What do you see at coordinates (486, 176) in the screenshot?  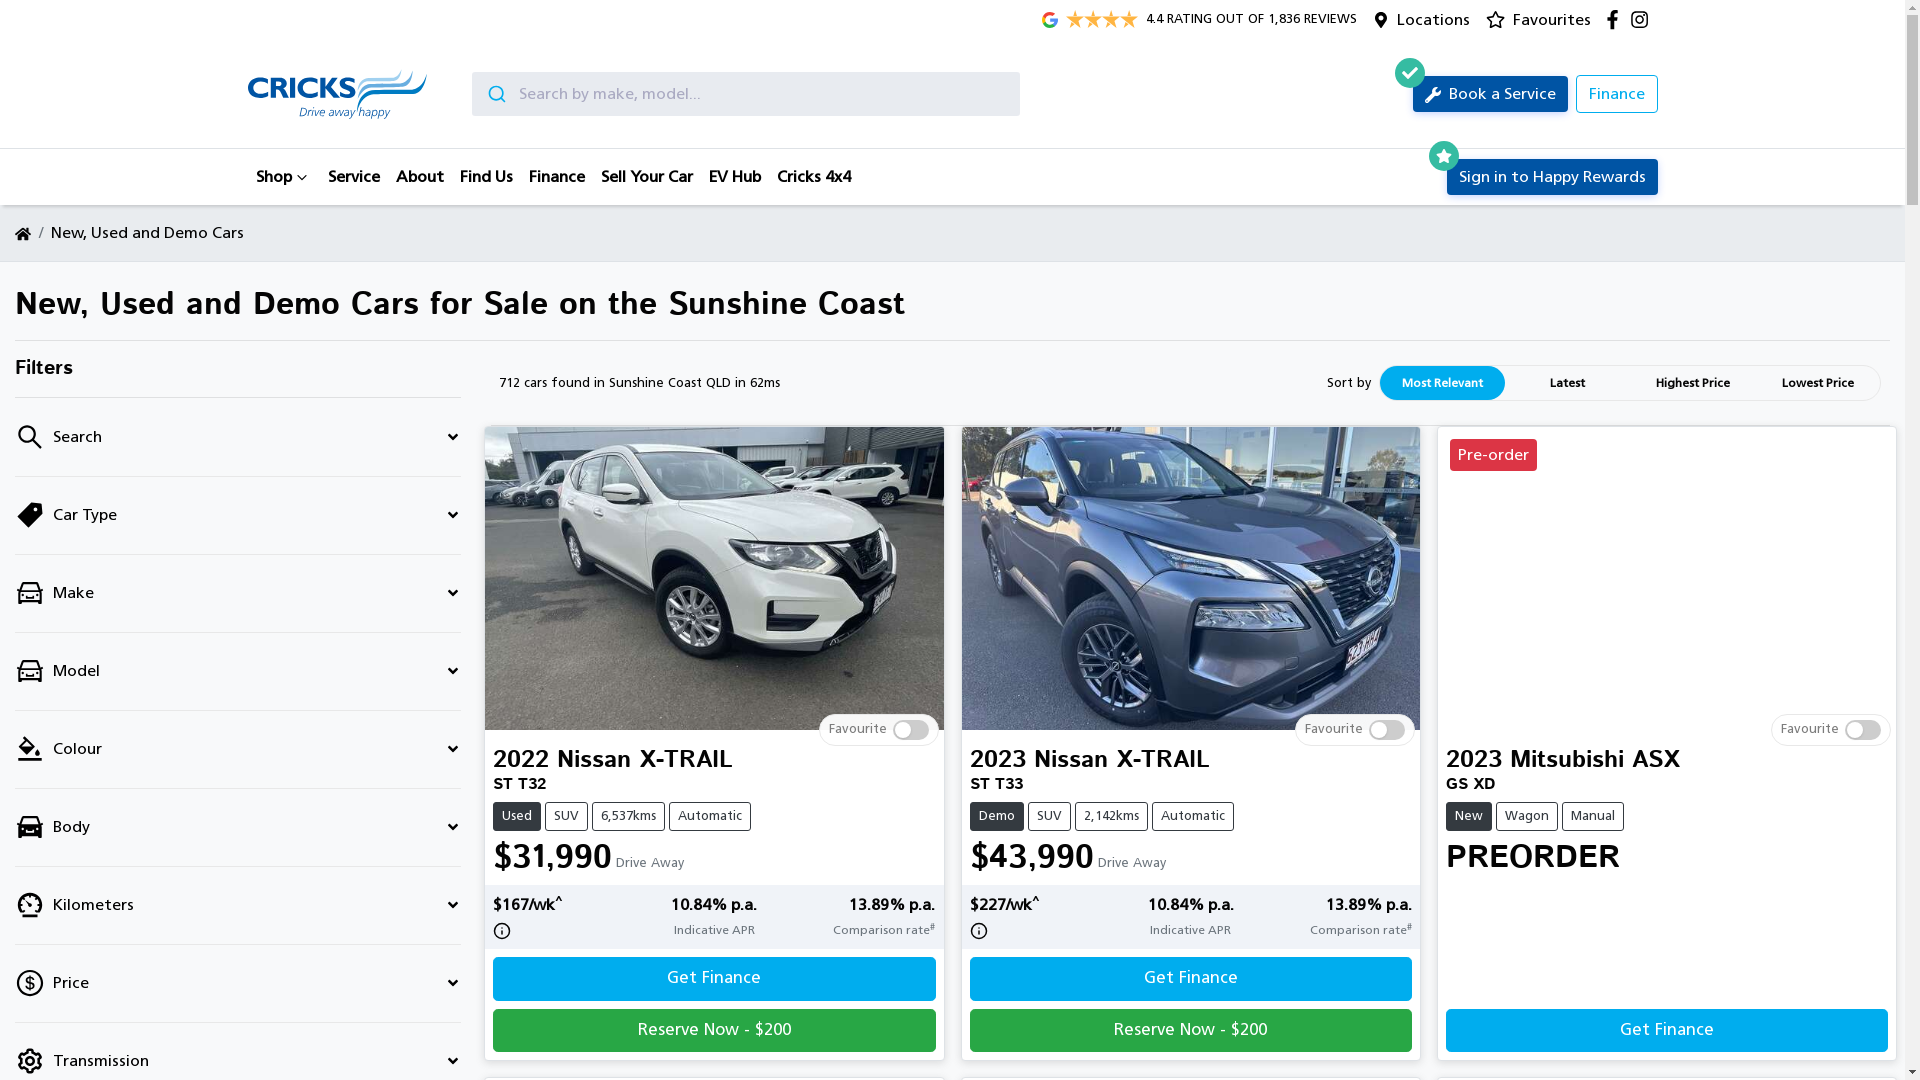 I see `'Find Us'` at bounding box center [486, 176].